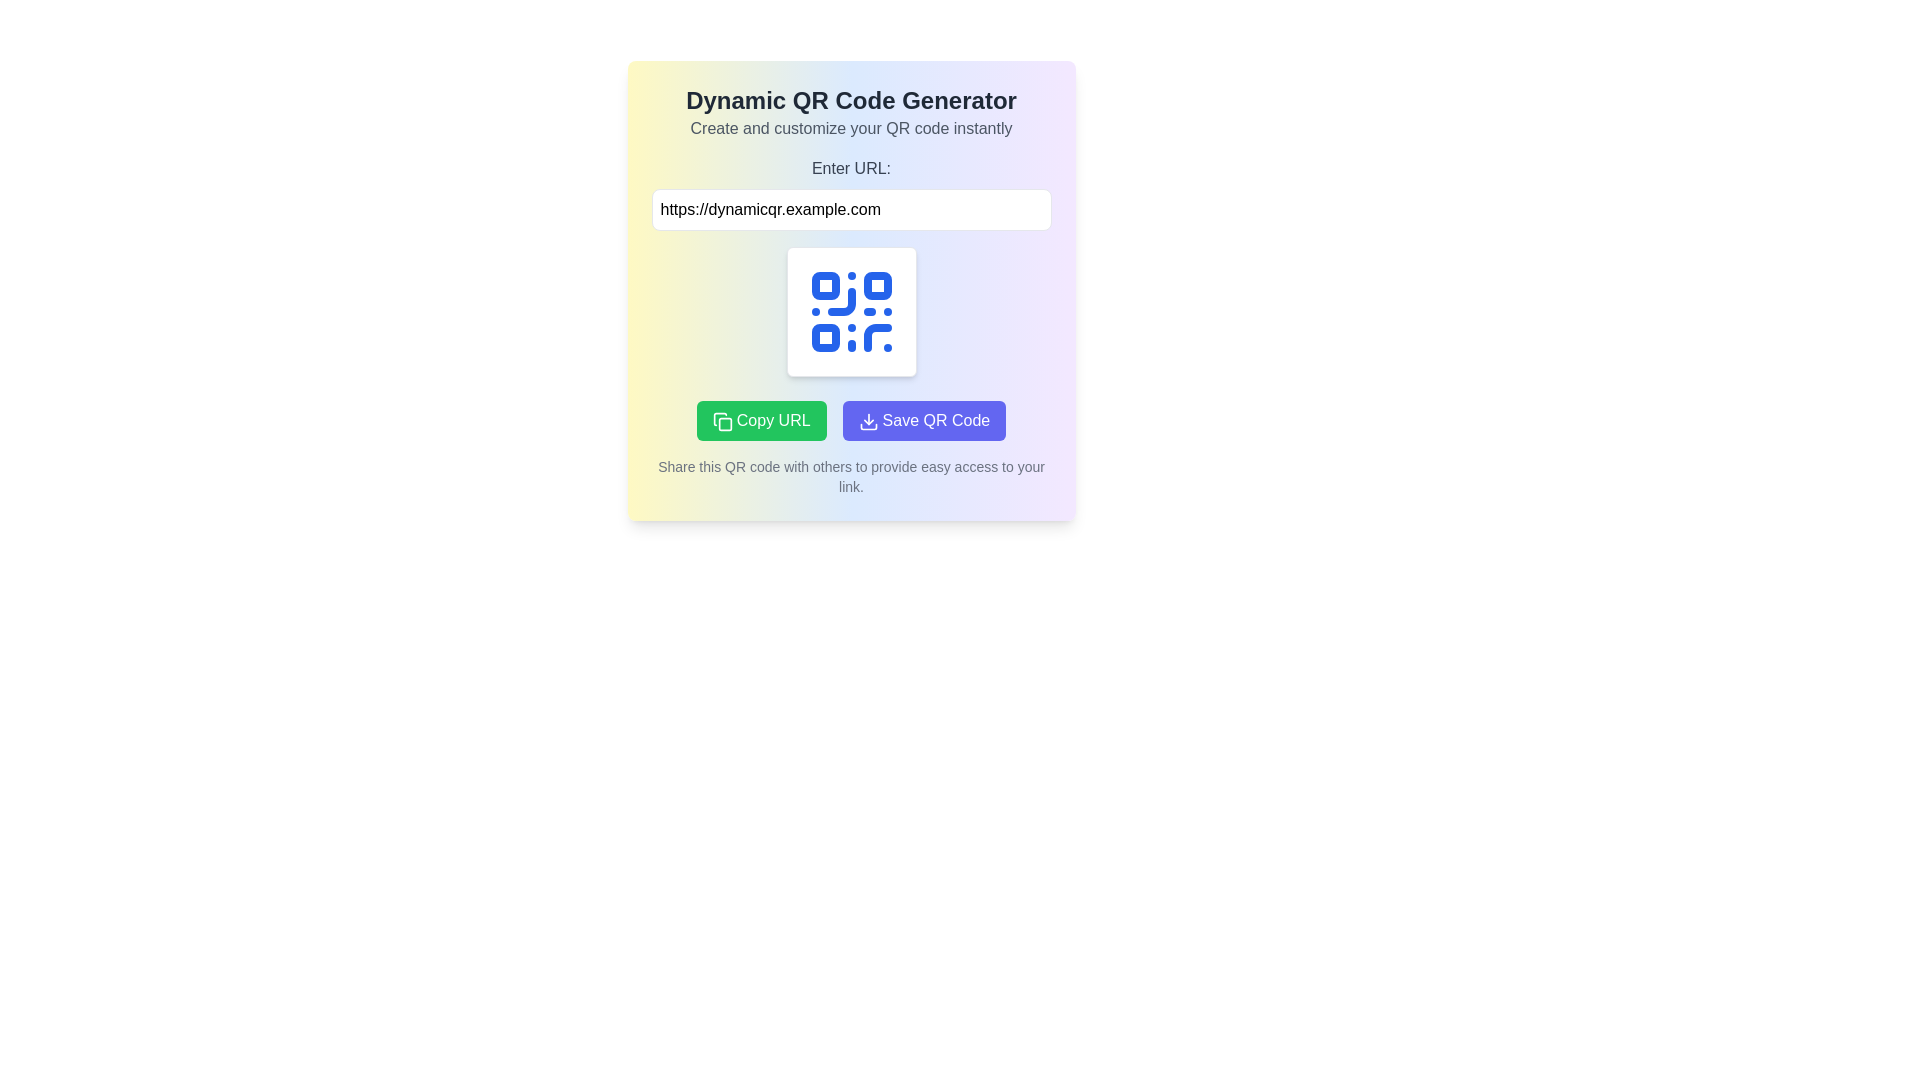  I want to click on the green 'Copy URL' button with a white icon of two overlapping squares to copy the URL, so click(760, 419).